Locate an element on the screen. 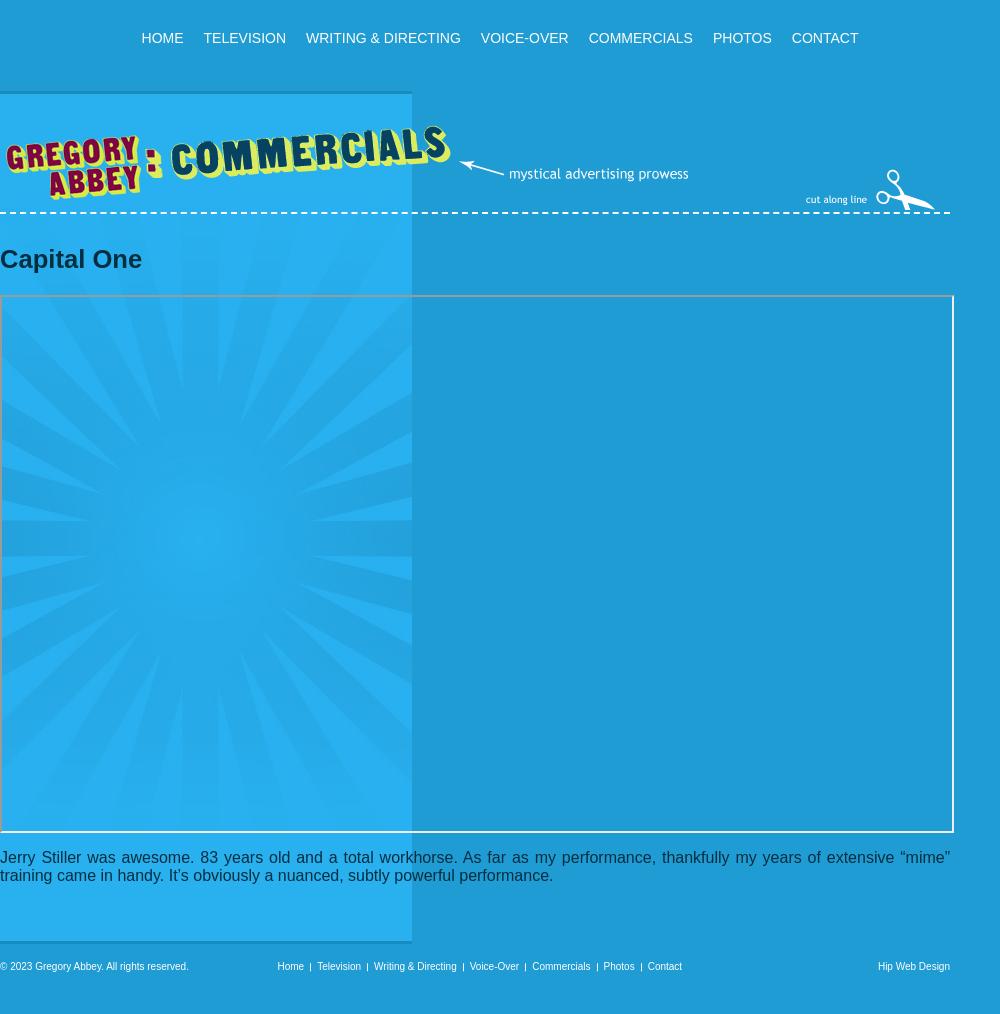 The image size is (1000, 1014). 'Contact' is located at coordinates (823, 37).